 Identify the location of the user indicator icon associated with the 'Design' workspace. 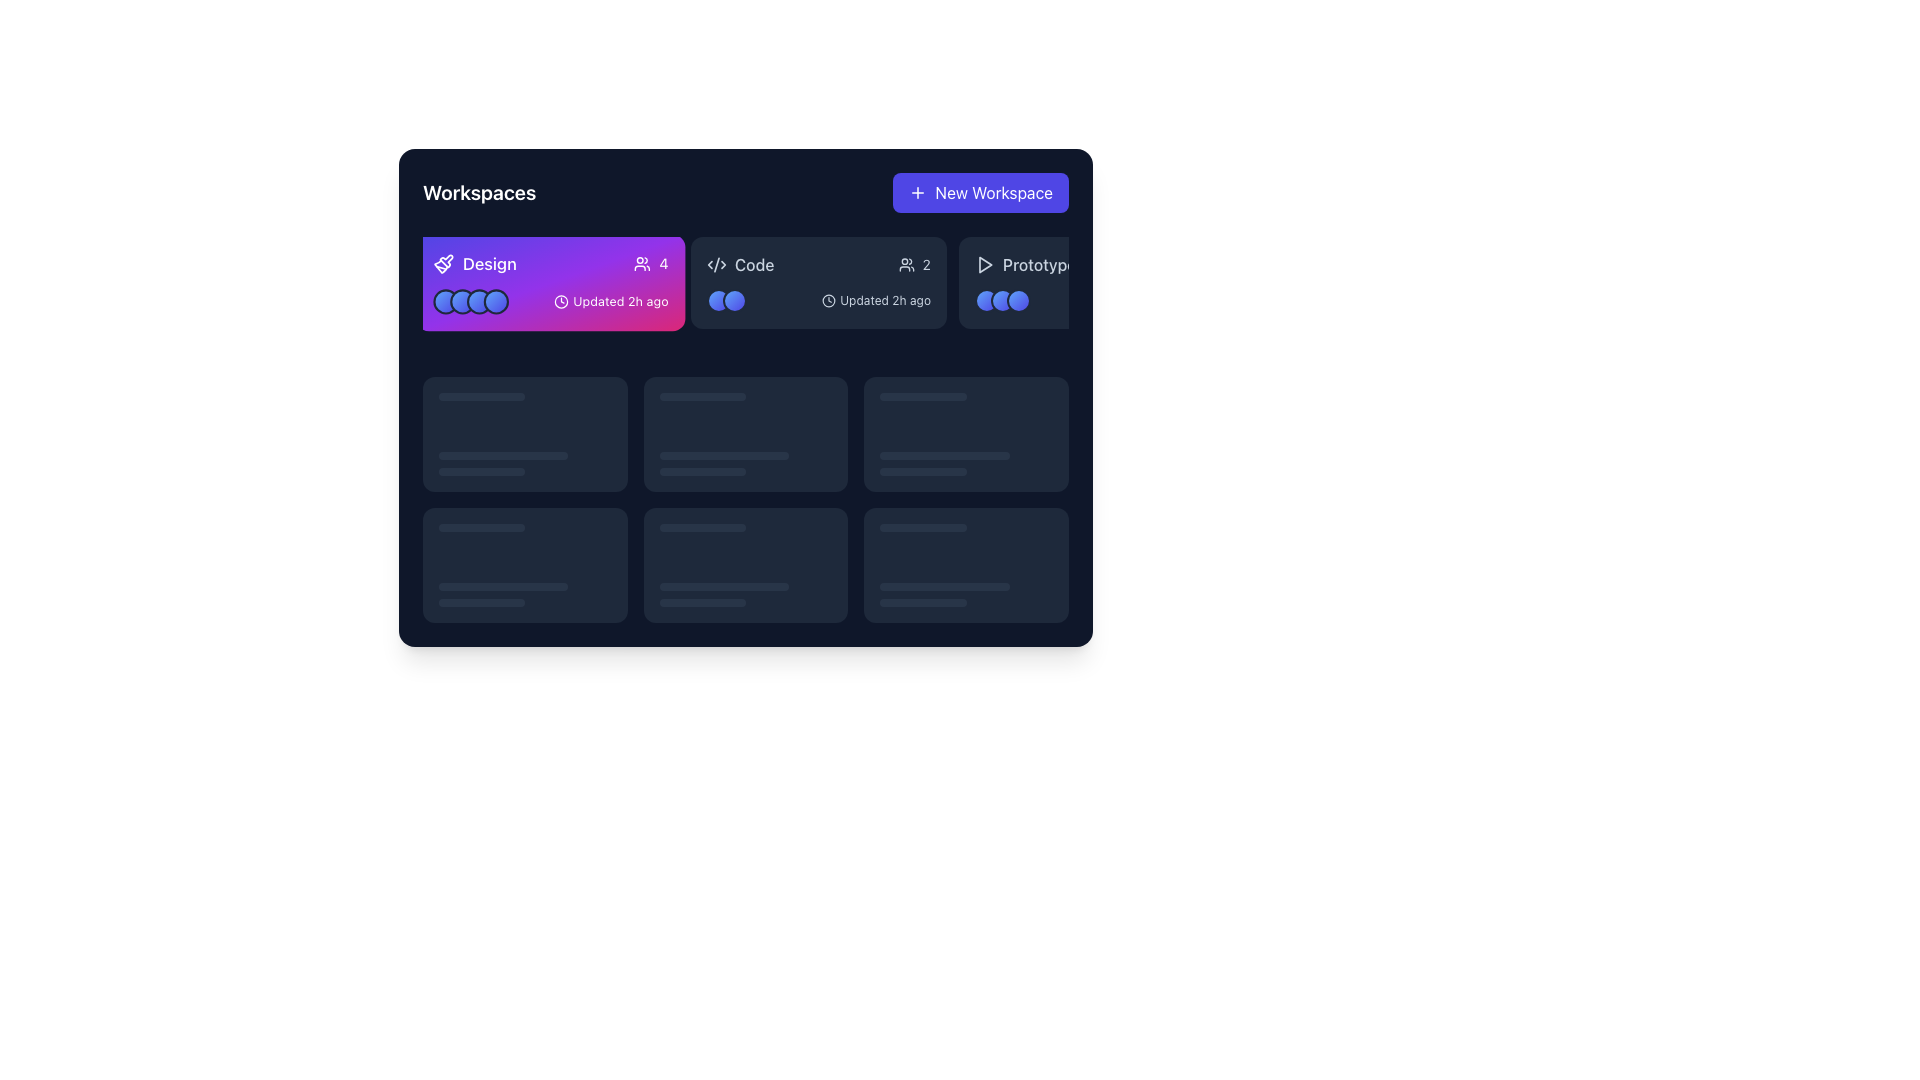
(642, 262).